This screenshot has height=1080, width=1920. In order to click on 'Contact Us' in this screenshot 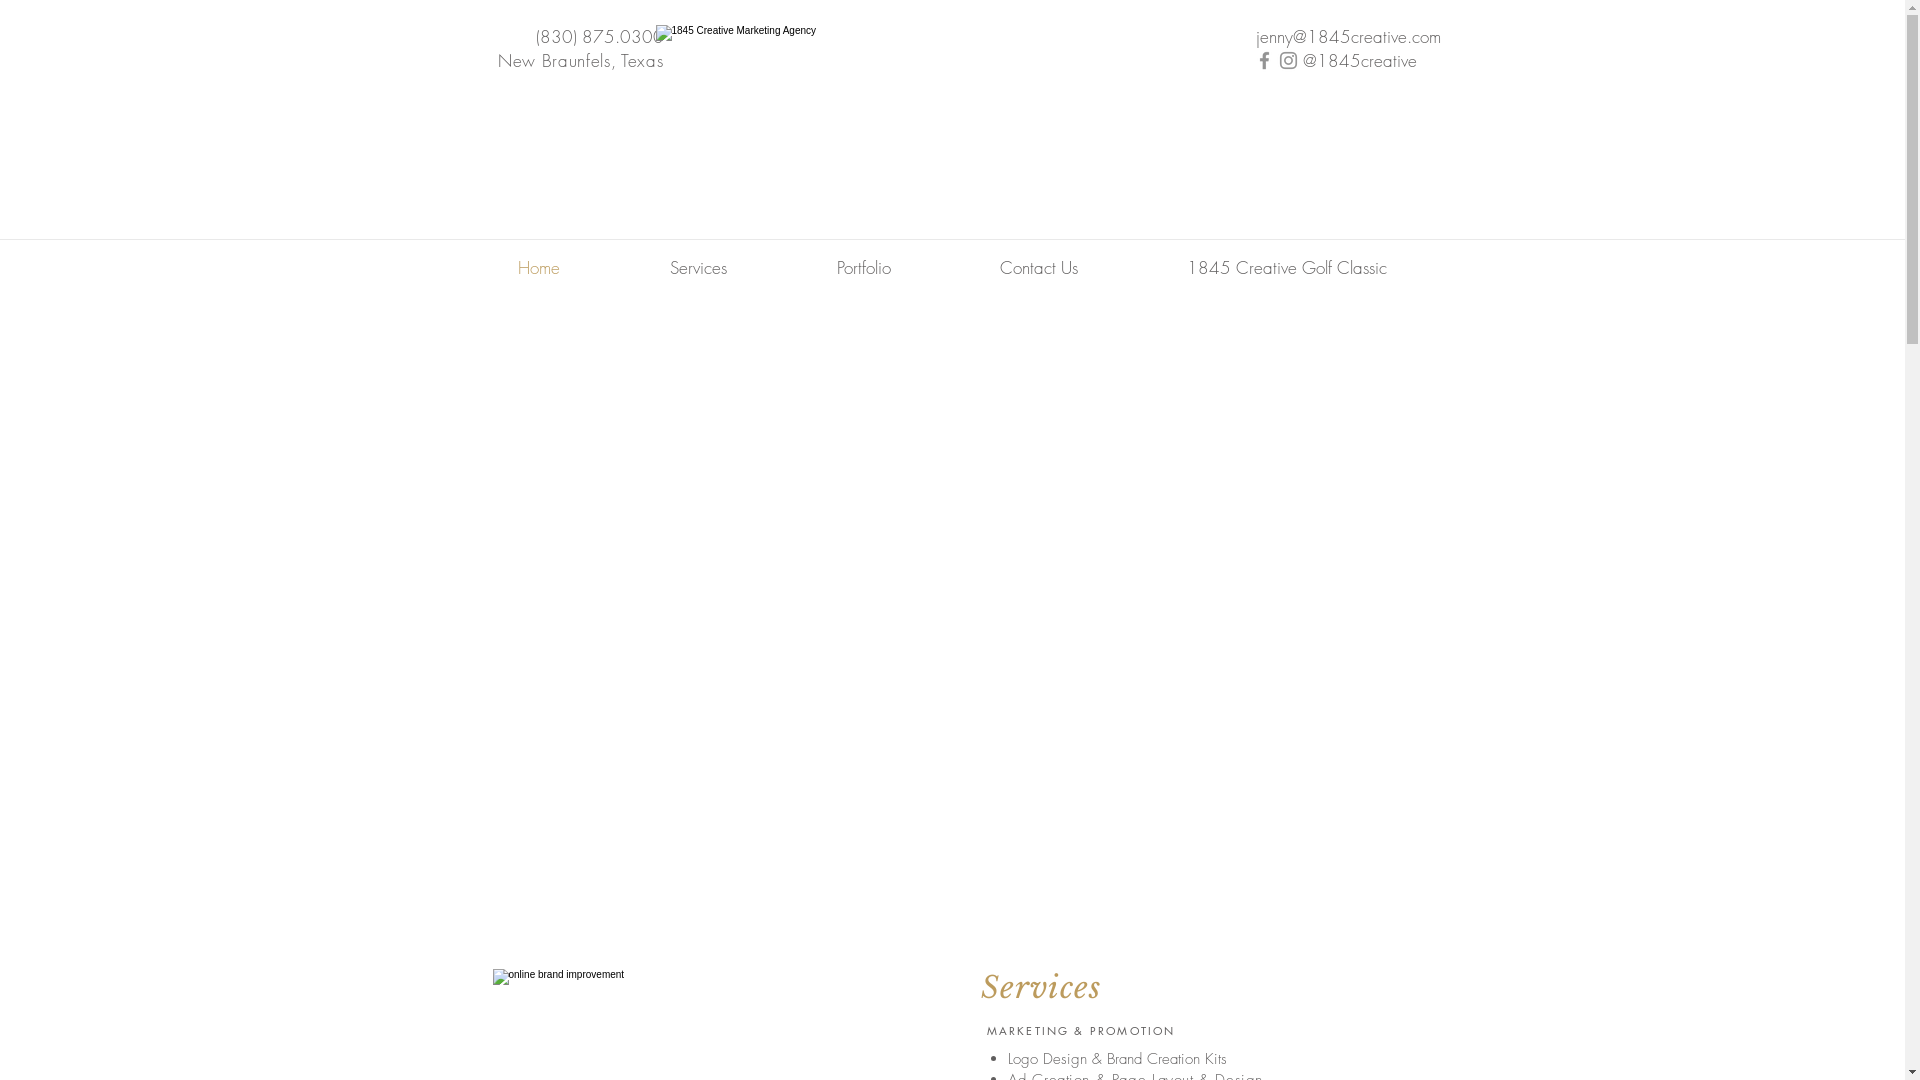, I will do `click(1039, 266)`.